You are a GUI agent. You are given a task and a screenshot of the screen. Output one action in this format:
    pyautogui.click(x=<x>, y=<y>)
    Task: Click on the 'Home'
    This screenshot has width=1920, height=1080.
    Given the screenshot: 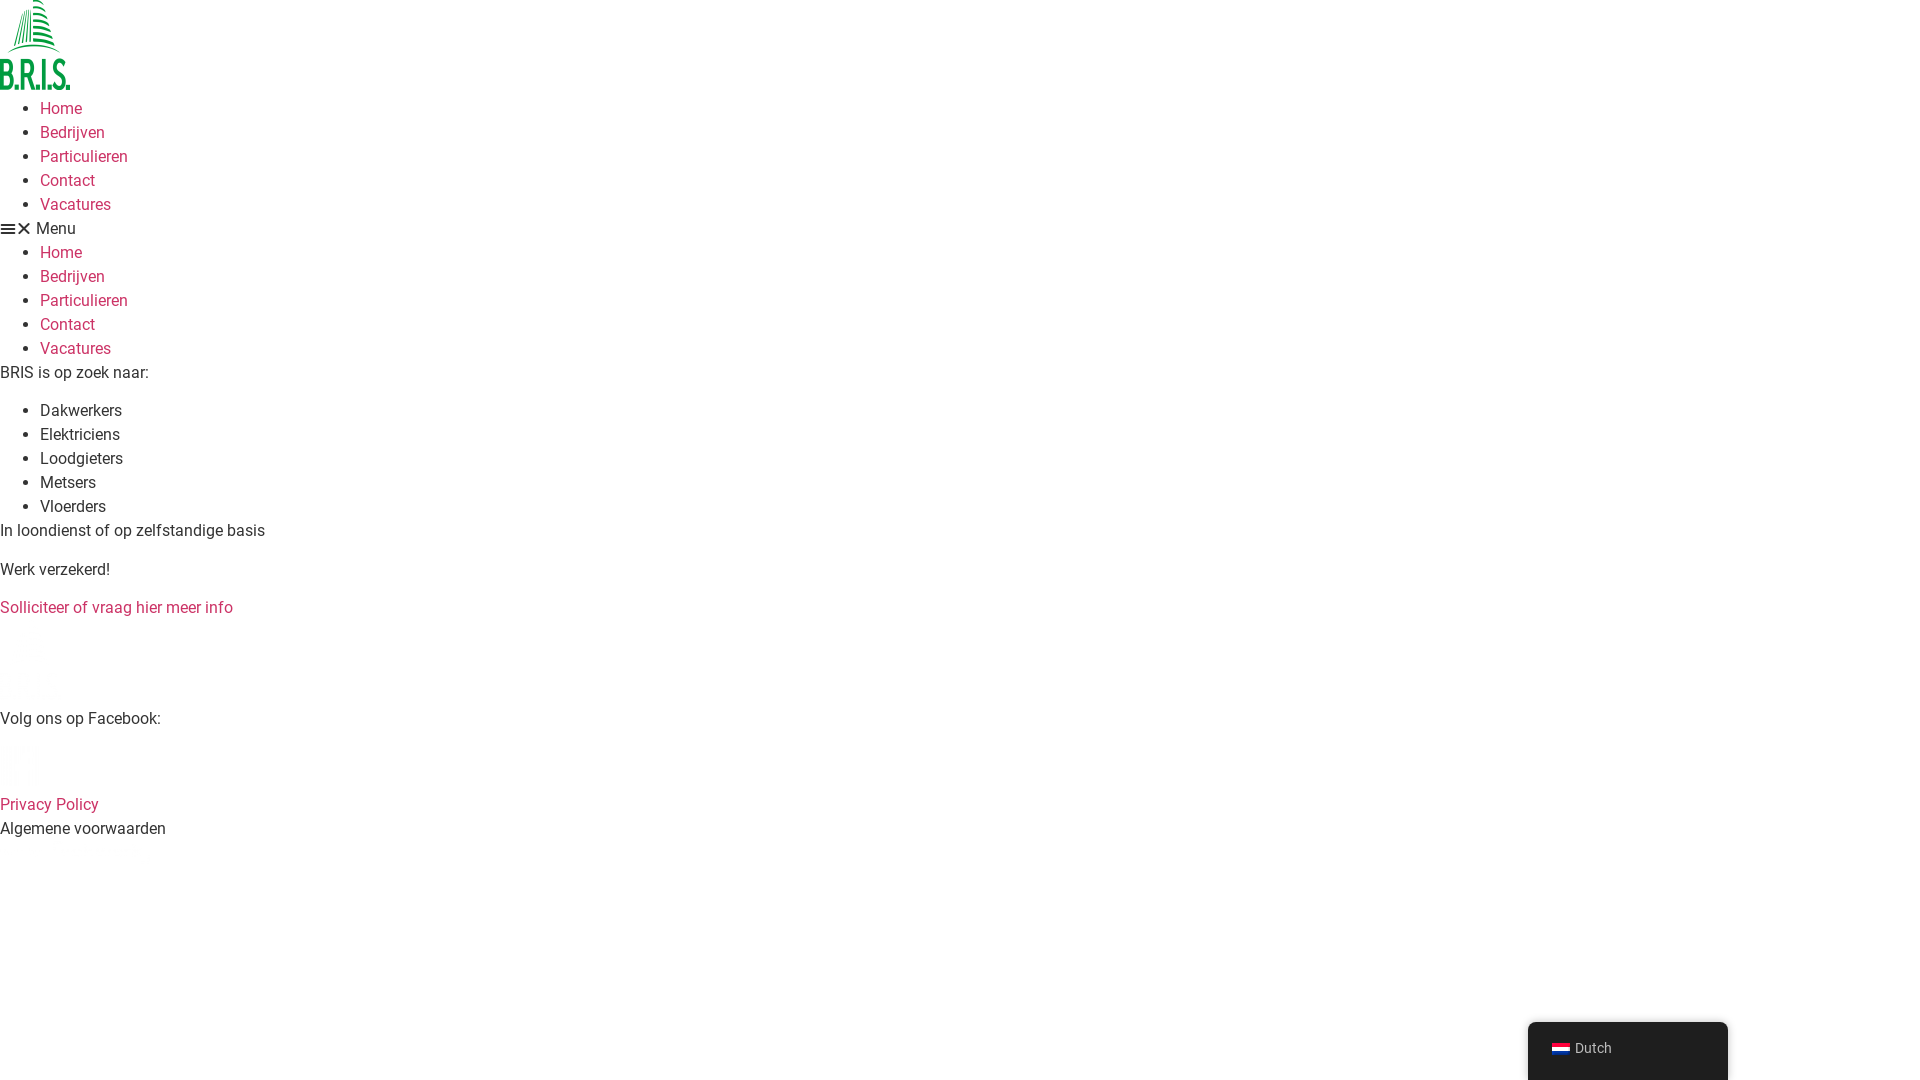 What is the action you would take?
    pyautogui.click(x=61, y=108)
    